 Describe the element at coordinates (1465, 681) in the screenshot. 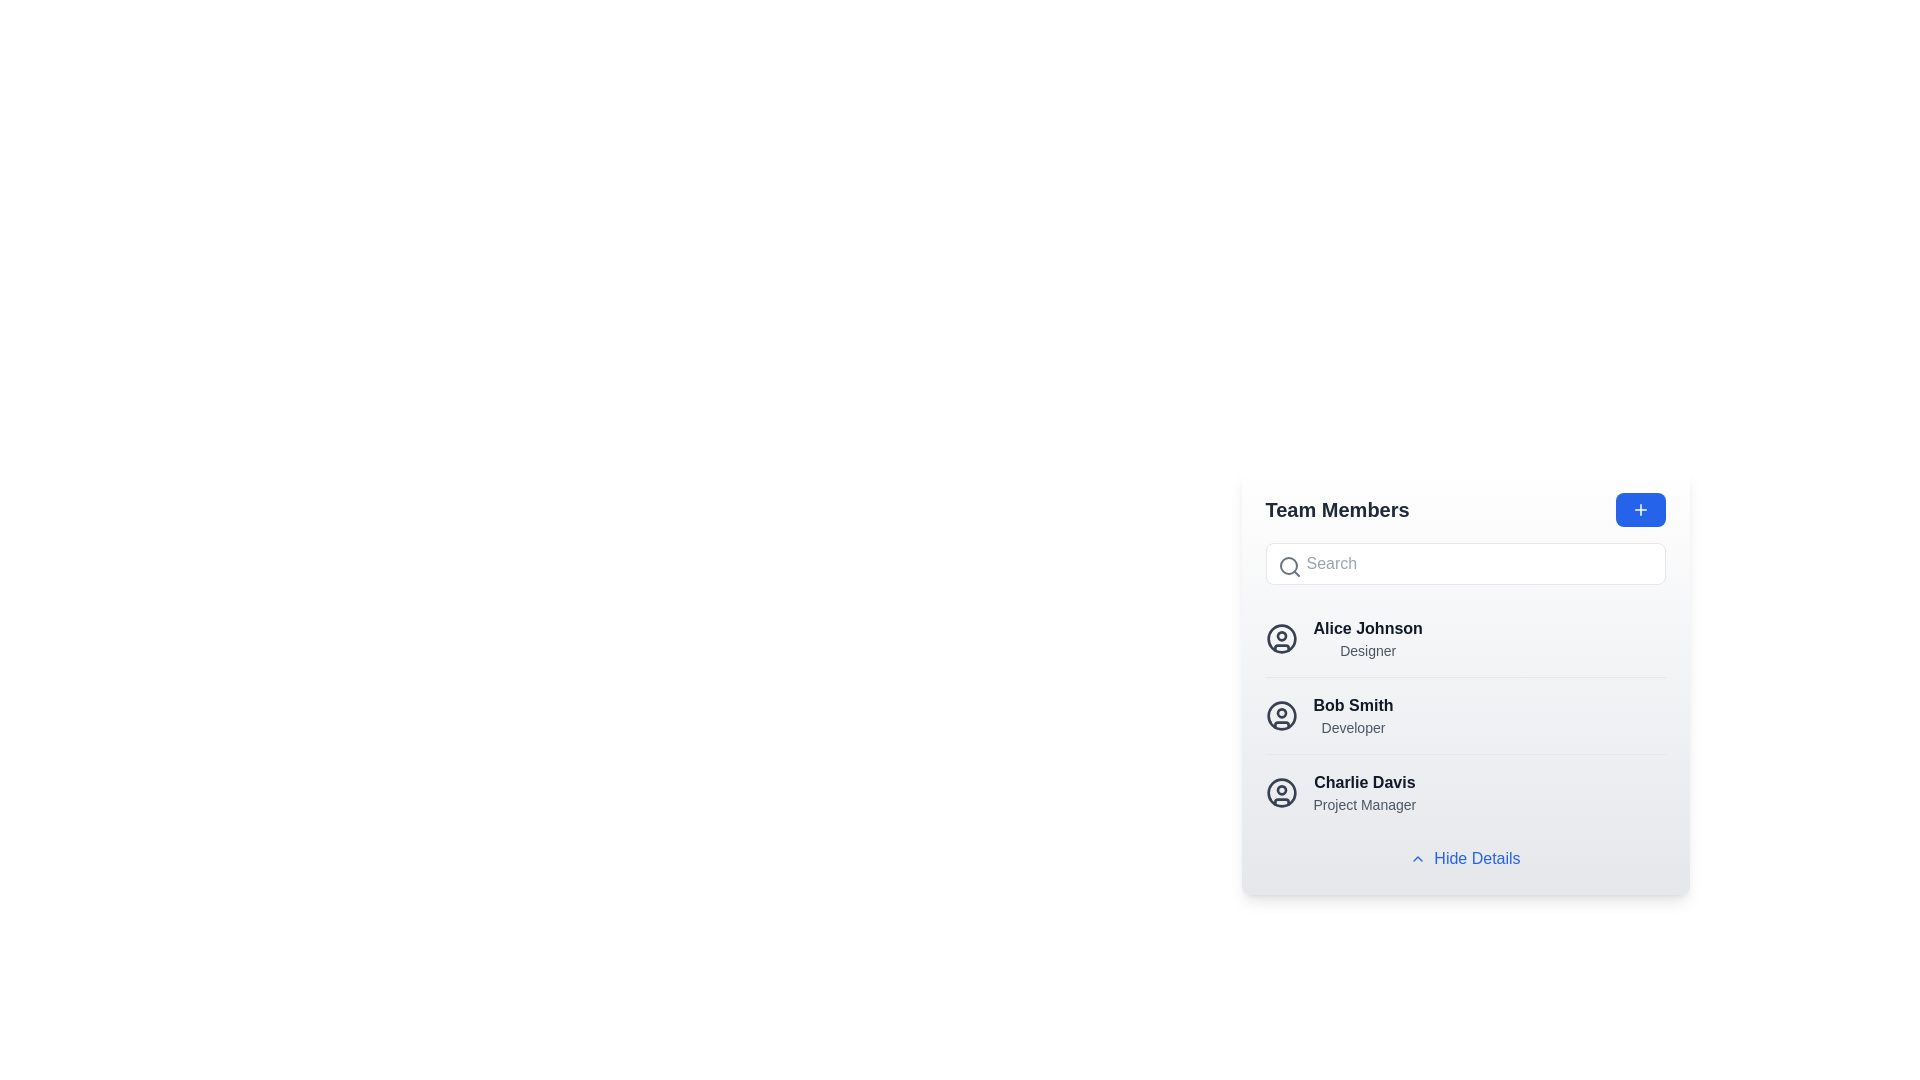

I see `the list item displaying details about 'Bob Smith, Developer'` at that location.